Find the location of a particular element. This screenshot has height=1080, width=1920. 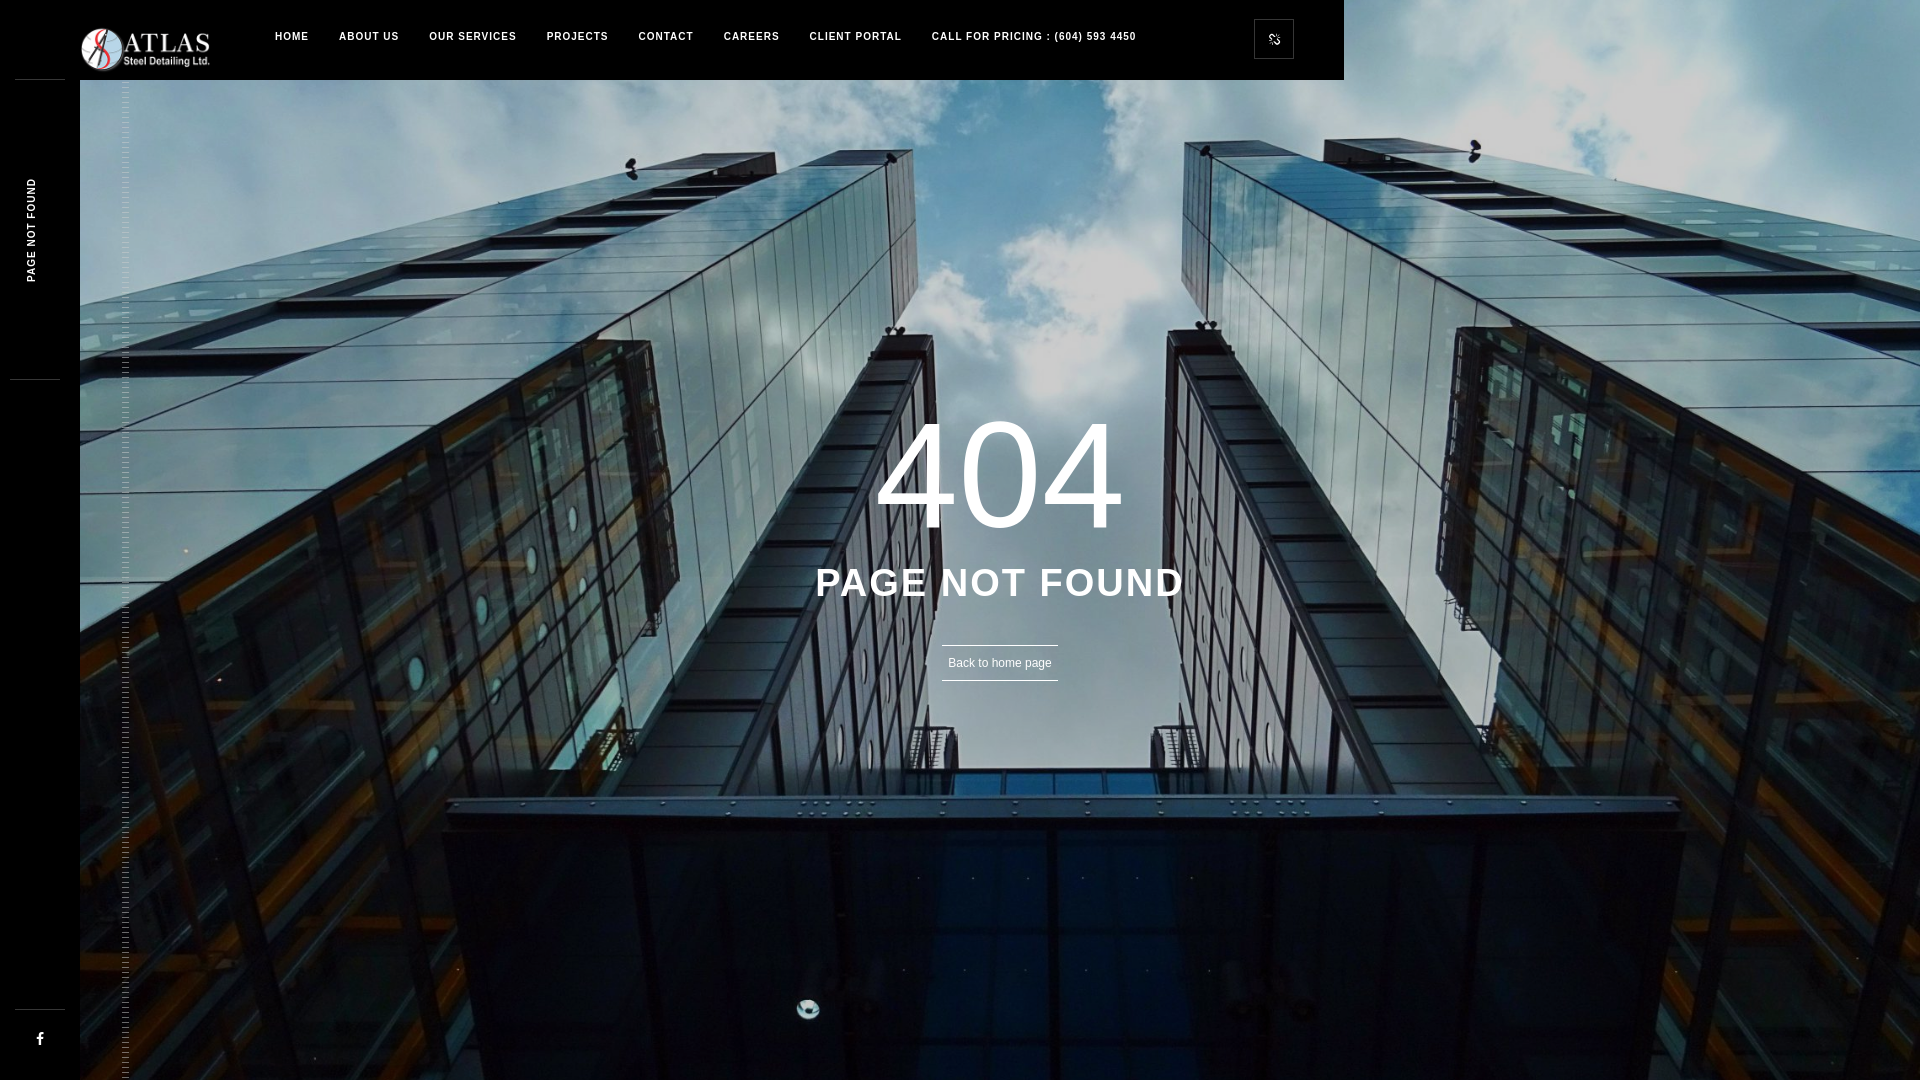

'ABOUT US' is located at coordinates (324, 37).